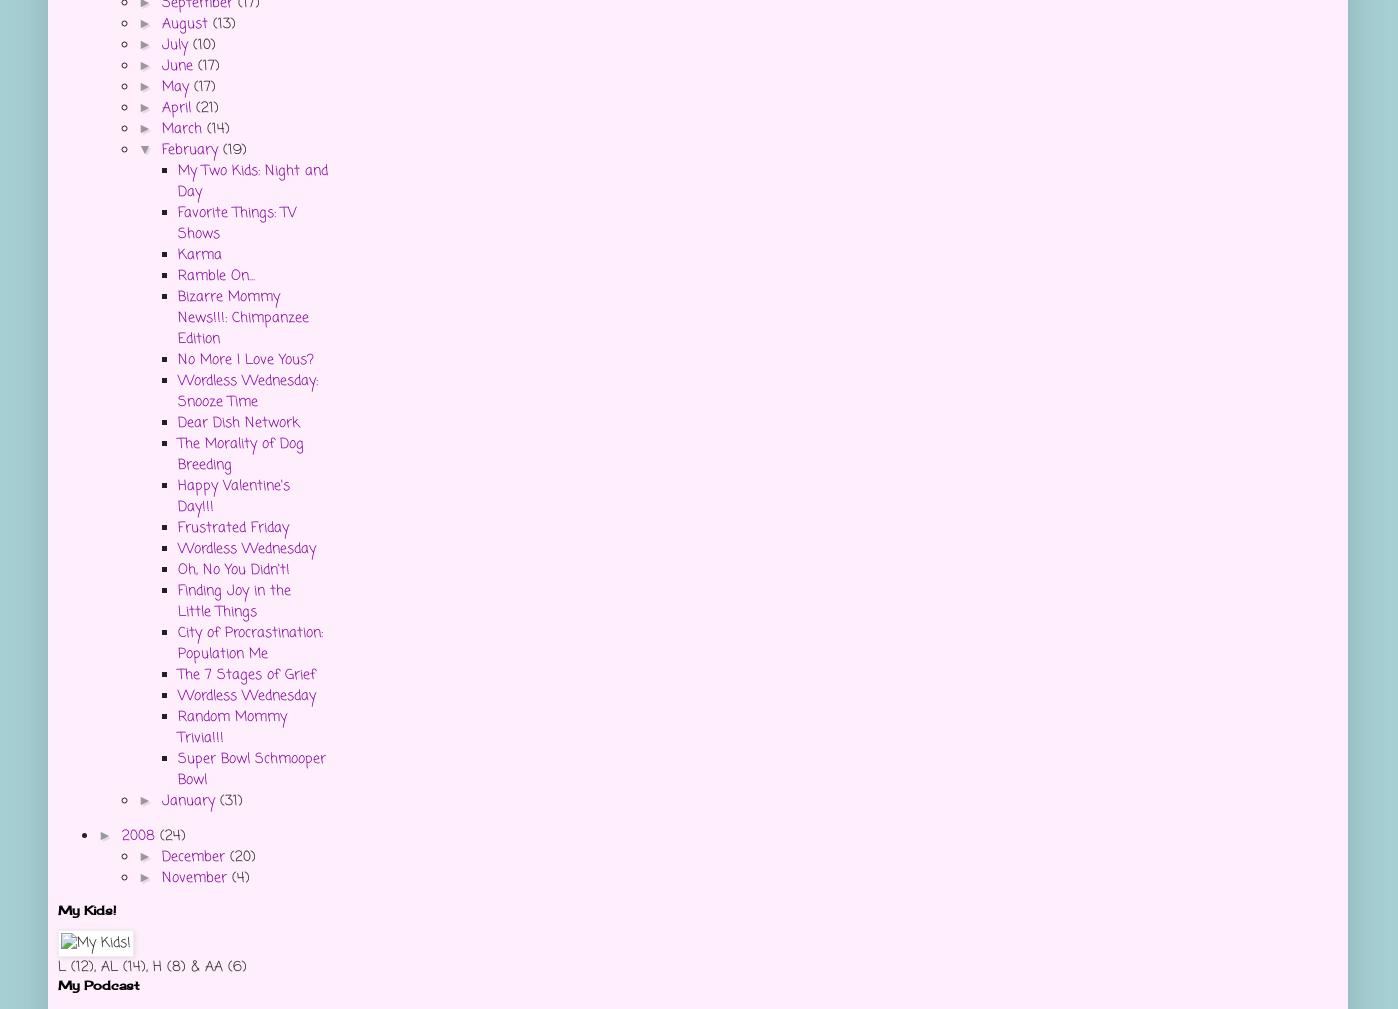 The height and width of the screenshot is (1009, 1398). Describe the element at coordinates (233, 528) in the screenshot. I see `'Frustrated Friday'` at that location.